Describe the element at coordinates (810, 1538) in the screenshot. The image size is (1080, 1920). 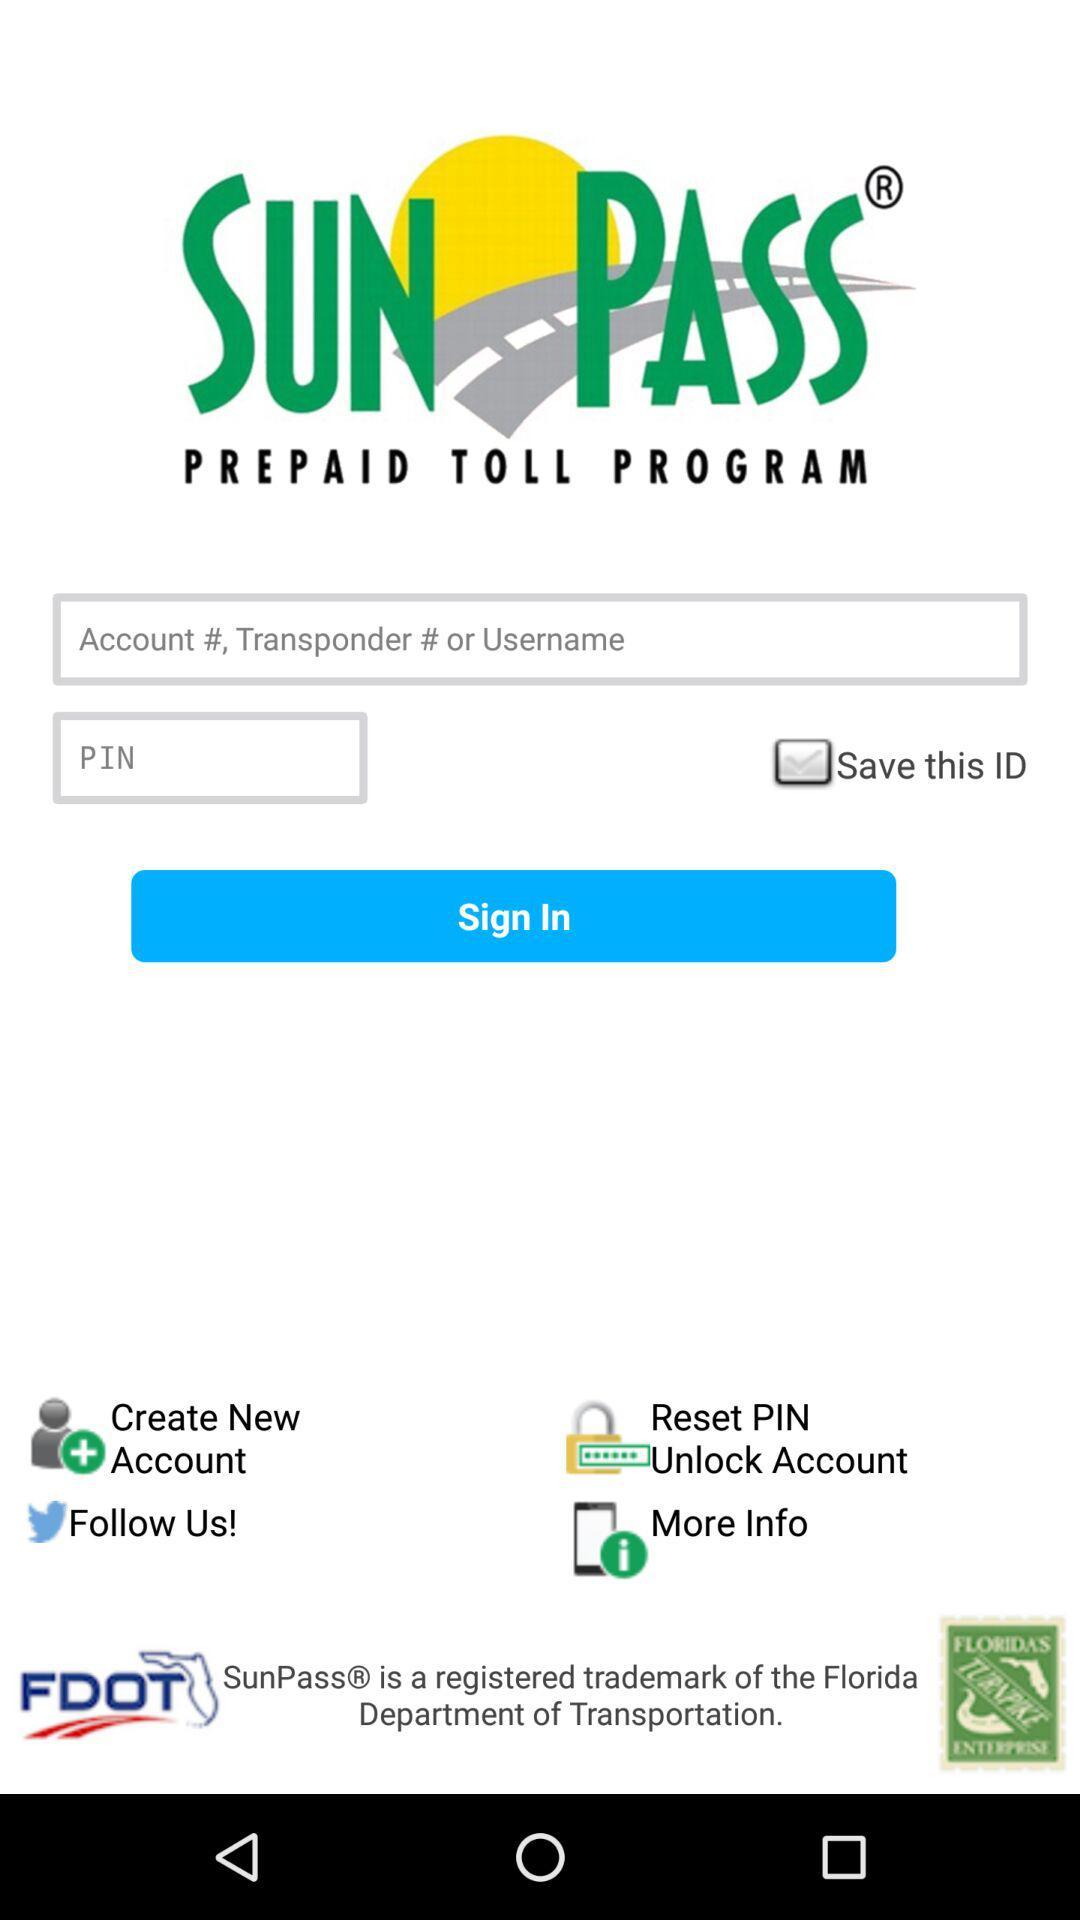
I see `icon above sunpass is a` at that location.